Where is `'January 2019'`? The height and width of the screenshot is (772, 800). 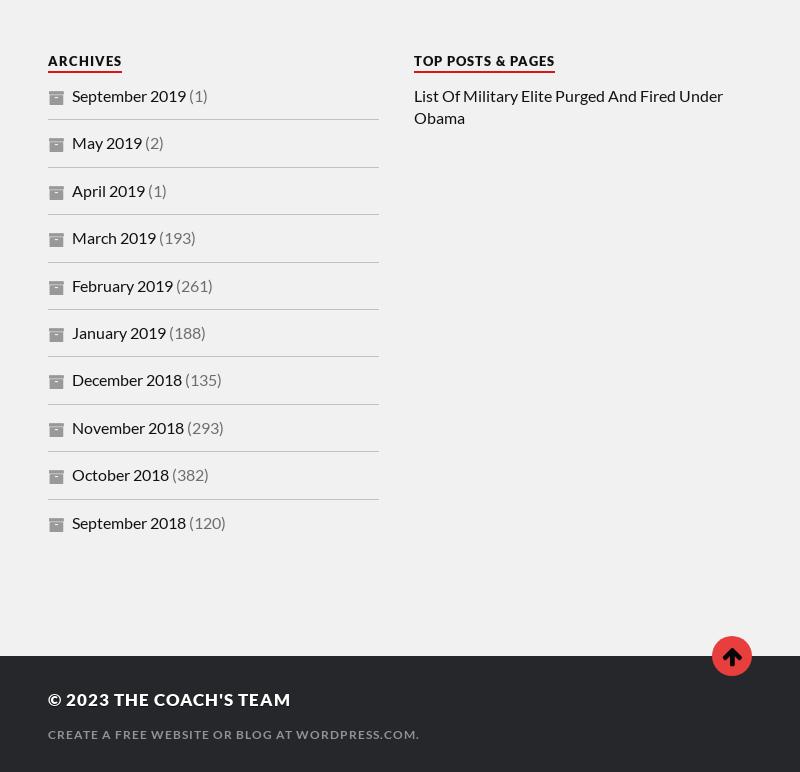 'January 2019' is located at coordinates (117, 332).